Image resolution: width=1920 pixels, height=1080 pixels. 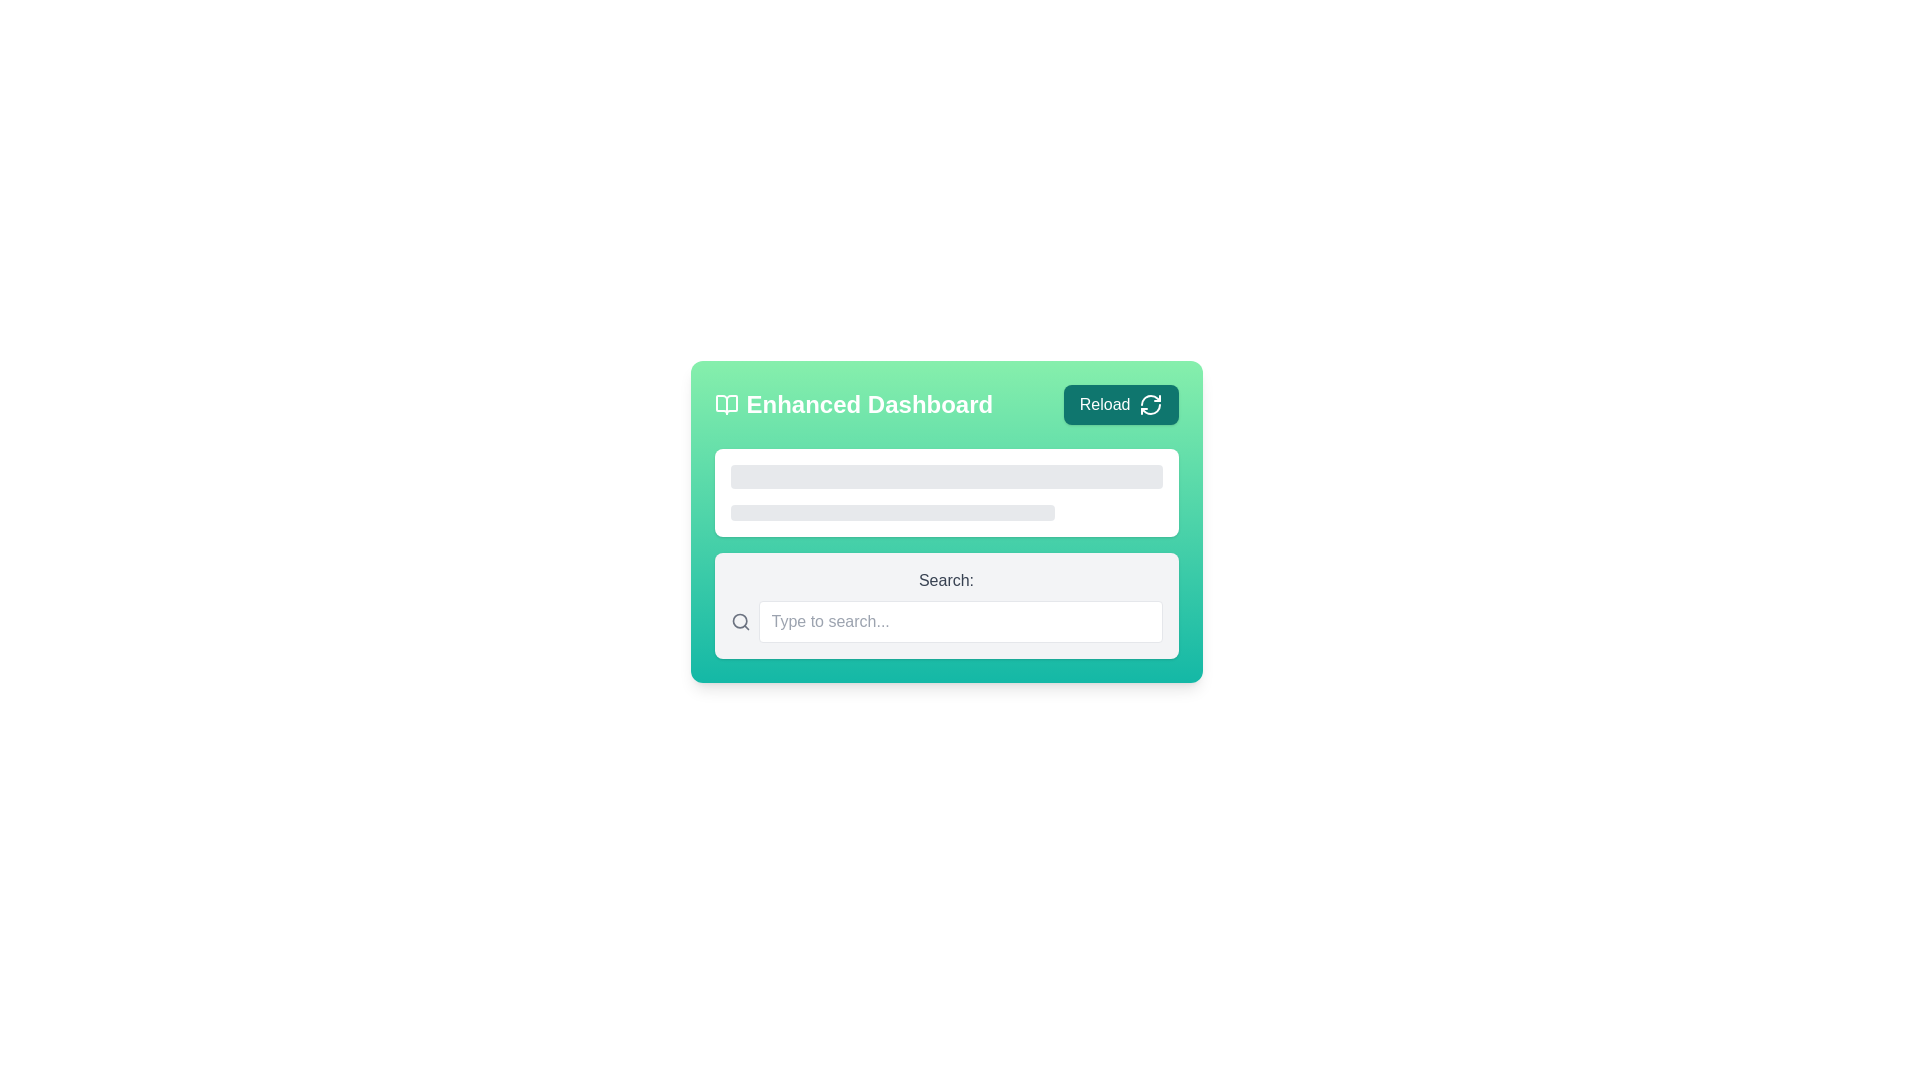 I want to click on the refresh Icon element located within the 'Reload' button in the top-right corner of the application interface, so click(x=1150, y=405).